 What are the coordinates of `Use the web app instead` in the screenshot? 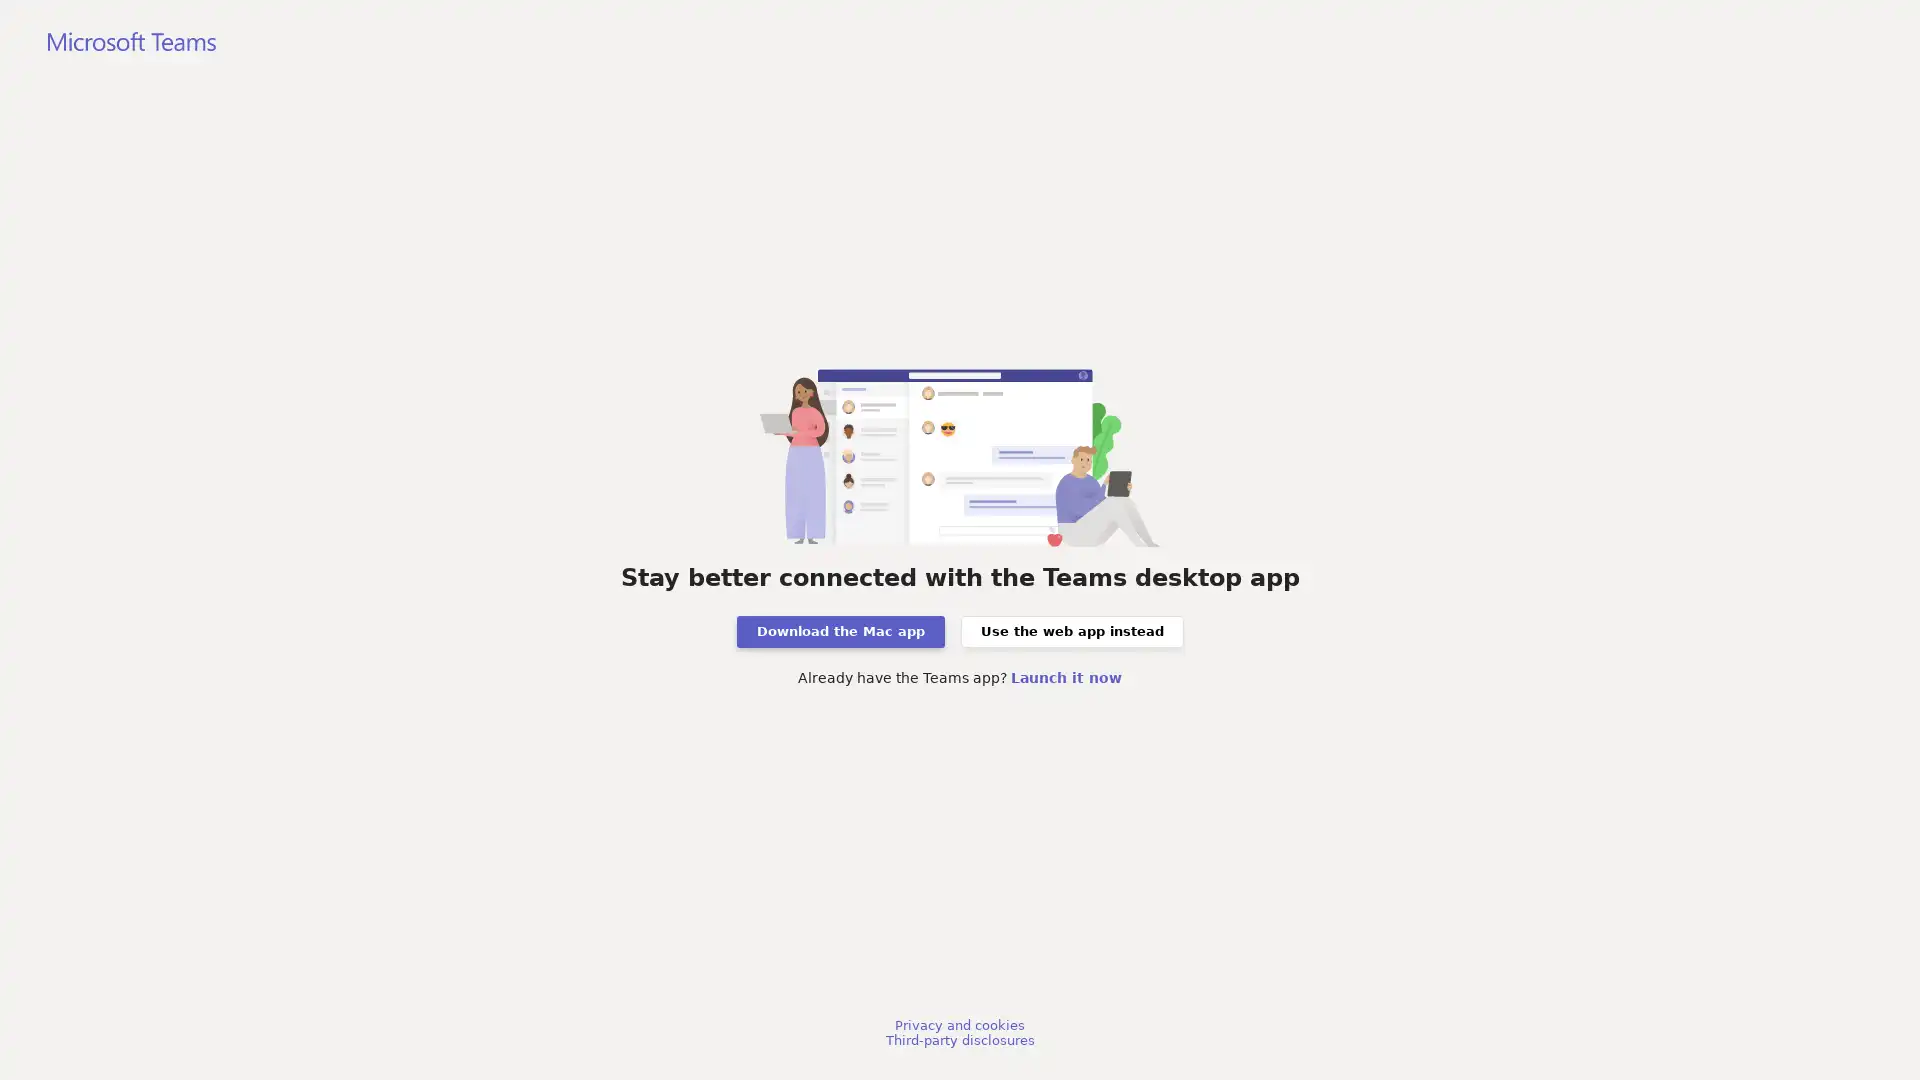 It's located at (1070, 631).